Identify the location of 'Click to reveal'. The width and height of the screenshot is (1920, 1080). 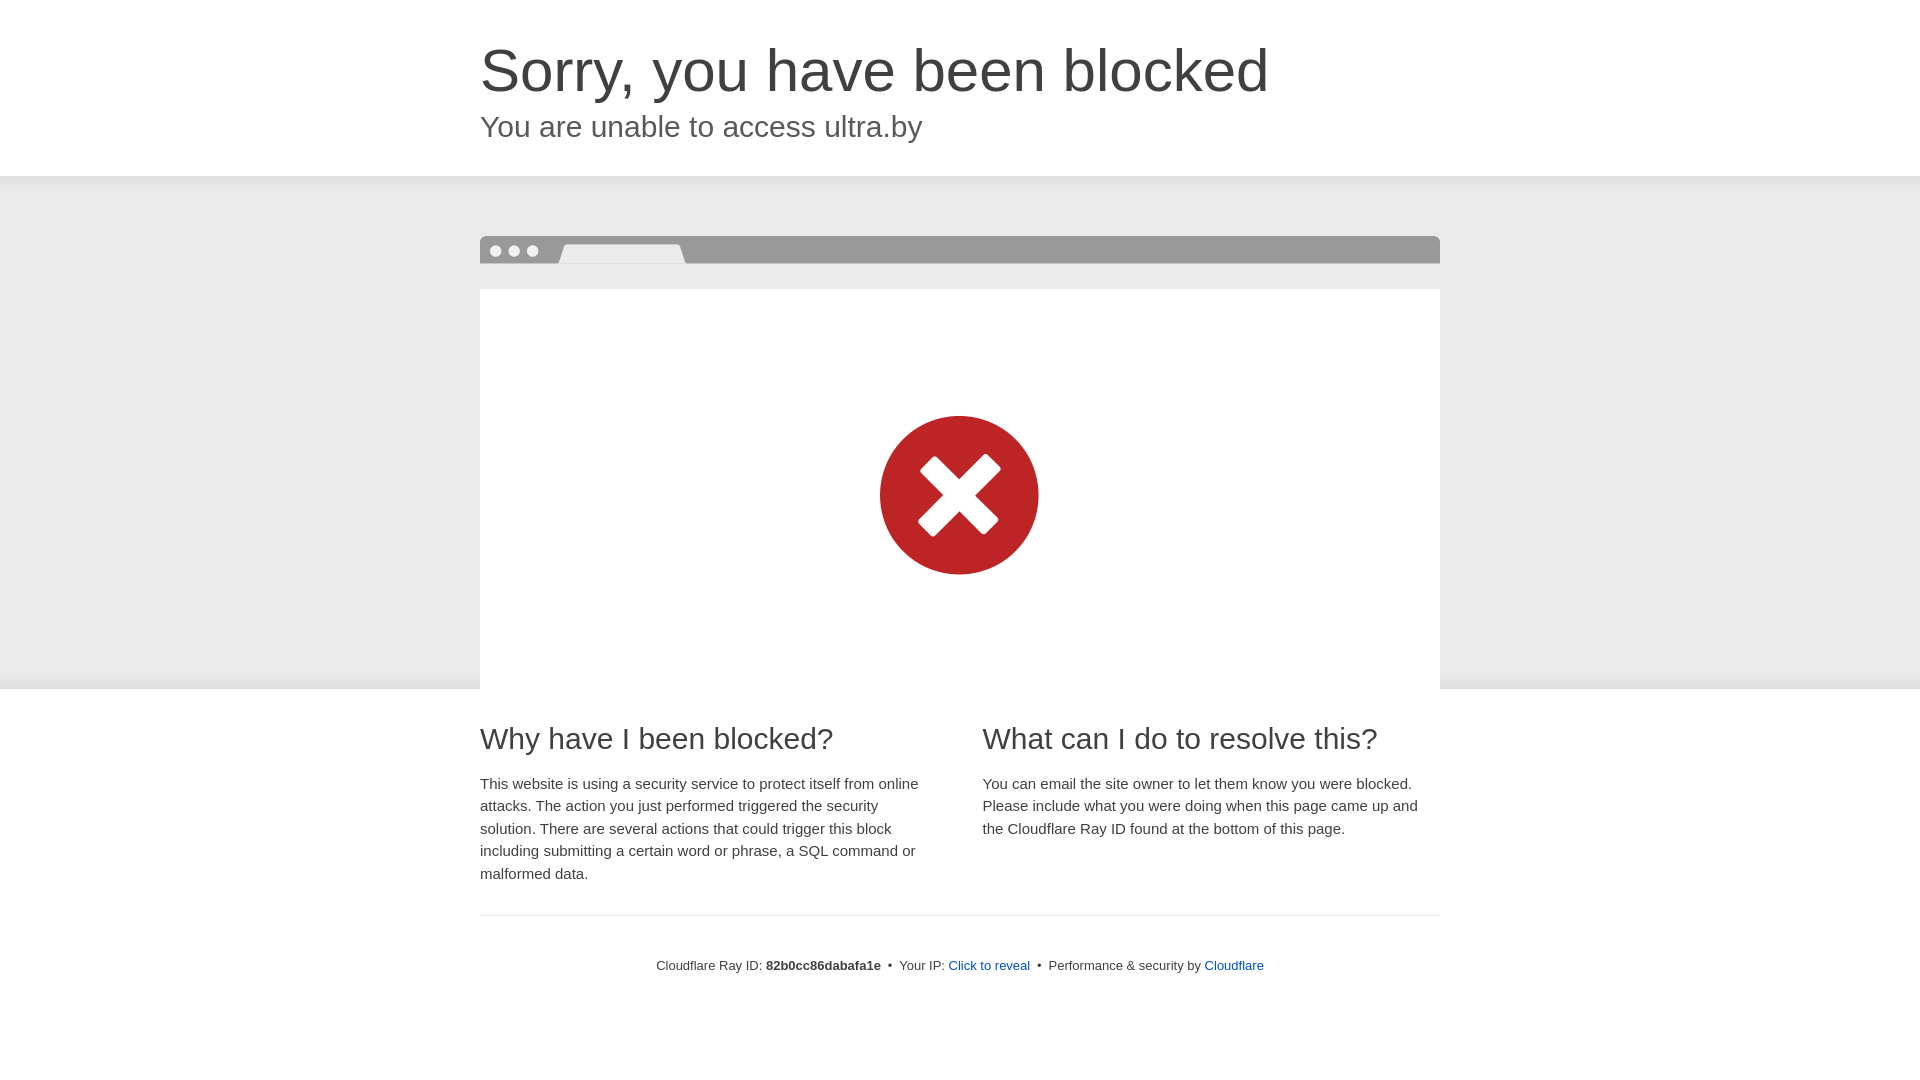
(989, 964).